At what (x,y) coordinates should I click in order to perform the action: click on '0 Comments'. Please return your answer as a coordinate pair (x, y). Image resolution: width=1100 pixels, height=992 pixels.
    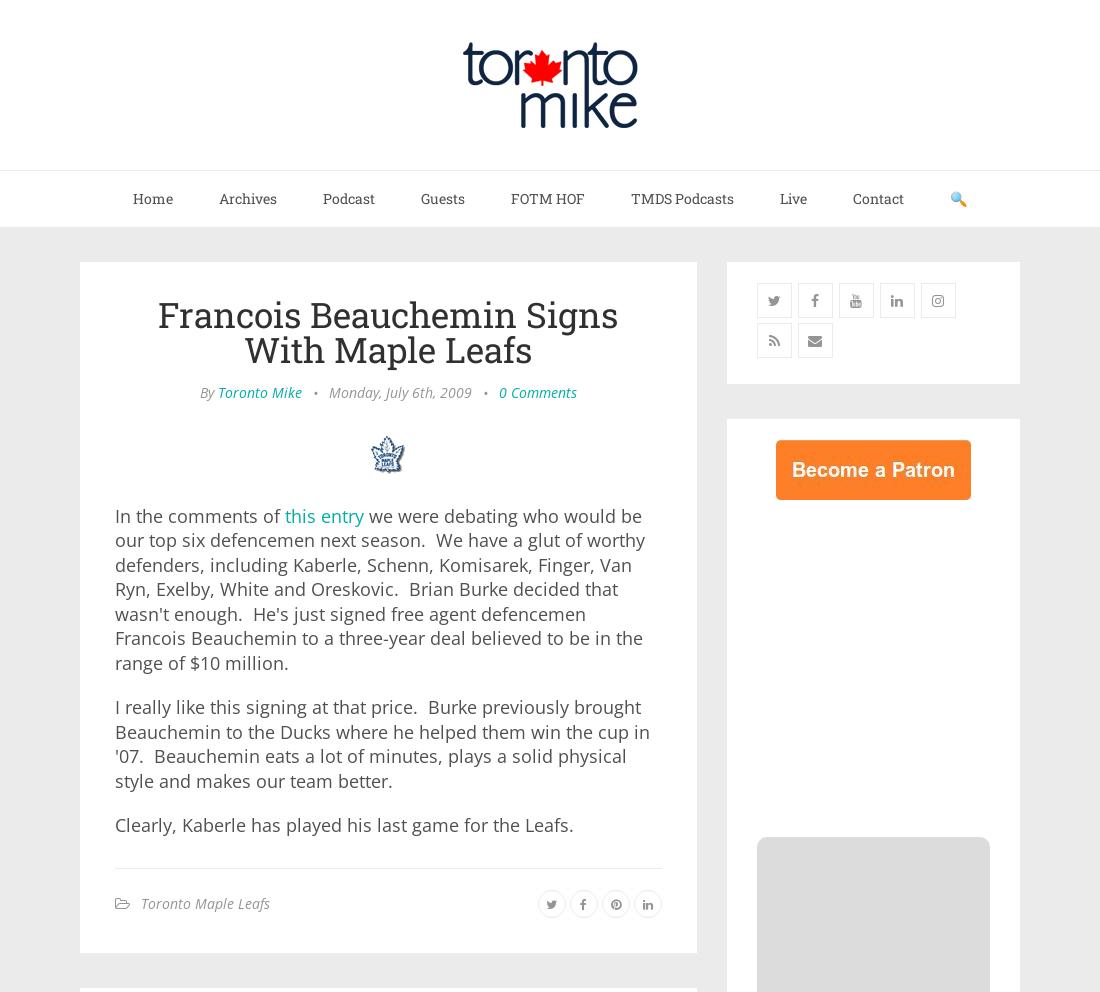
    Looking at the image, I should click on (537, 392).